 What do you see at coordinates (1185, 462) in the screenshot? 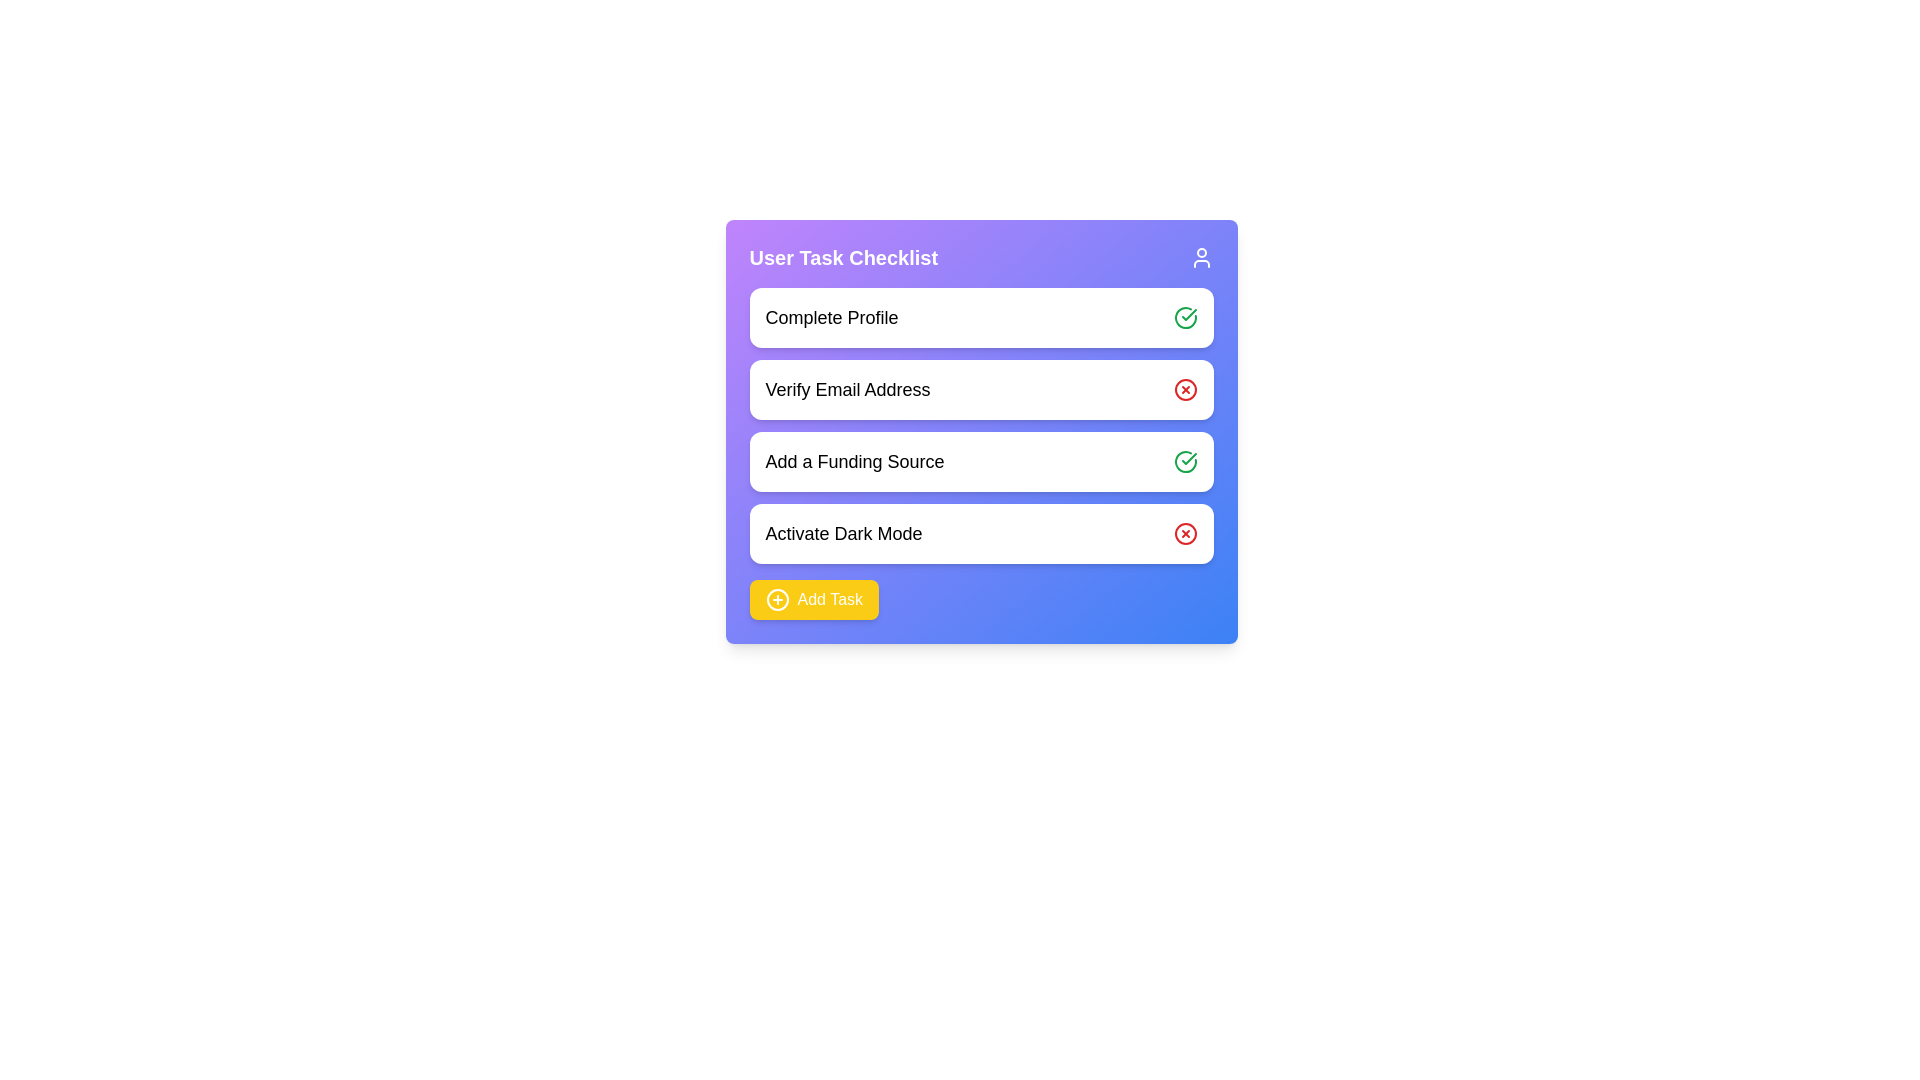
I see `the green checkmark icon located in the third row of the checklist interface, next to the text 'Add a Funding Source'` at bounding box center [1185, 462].